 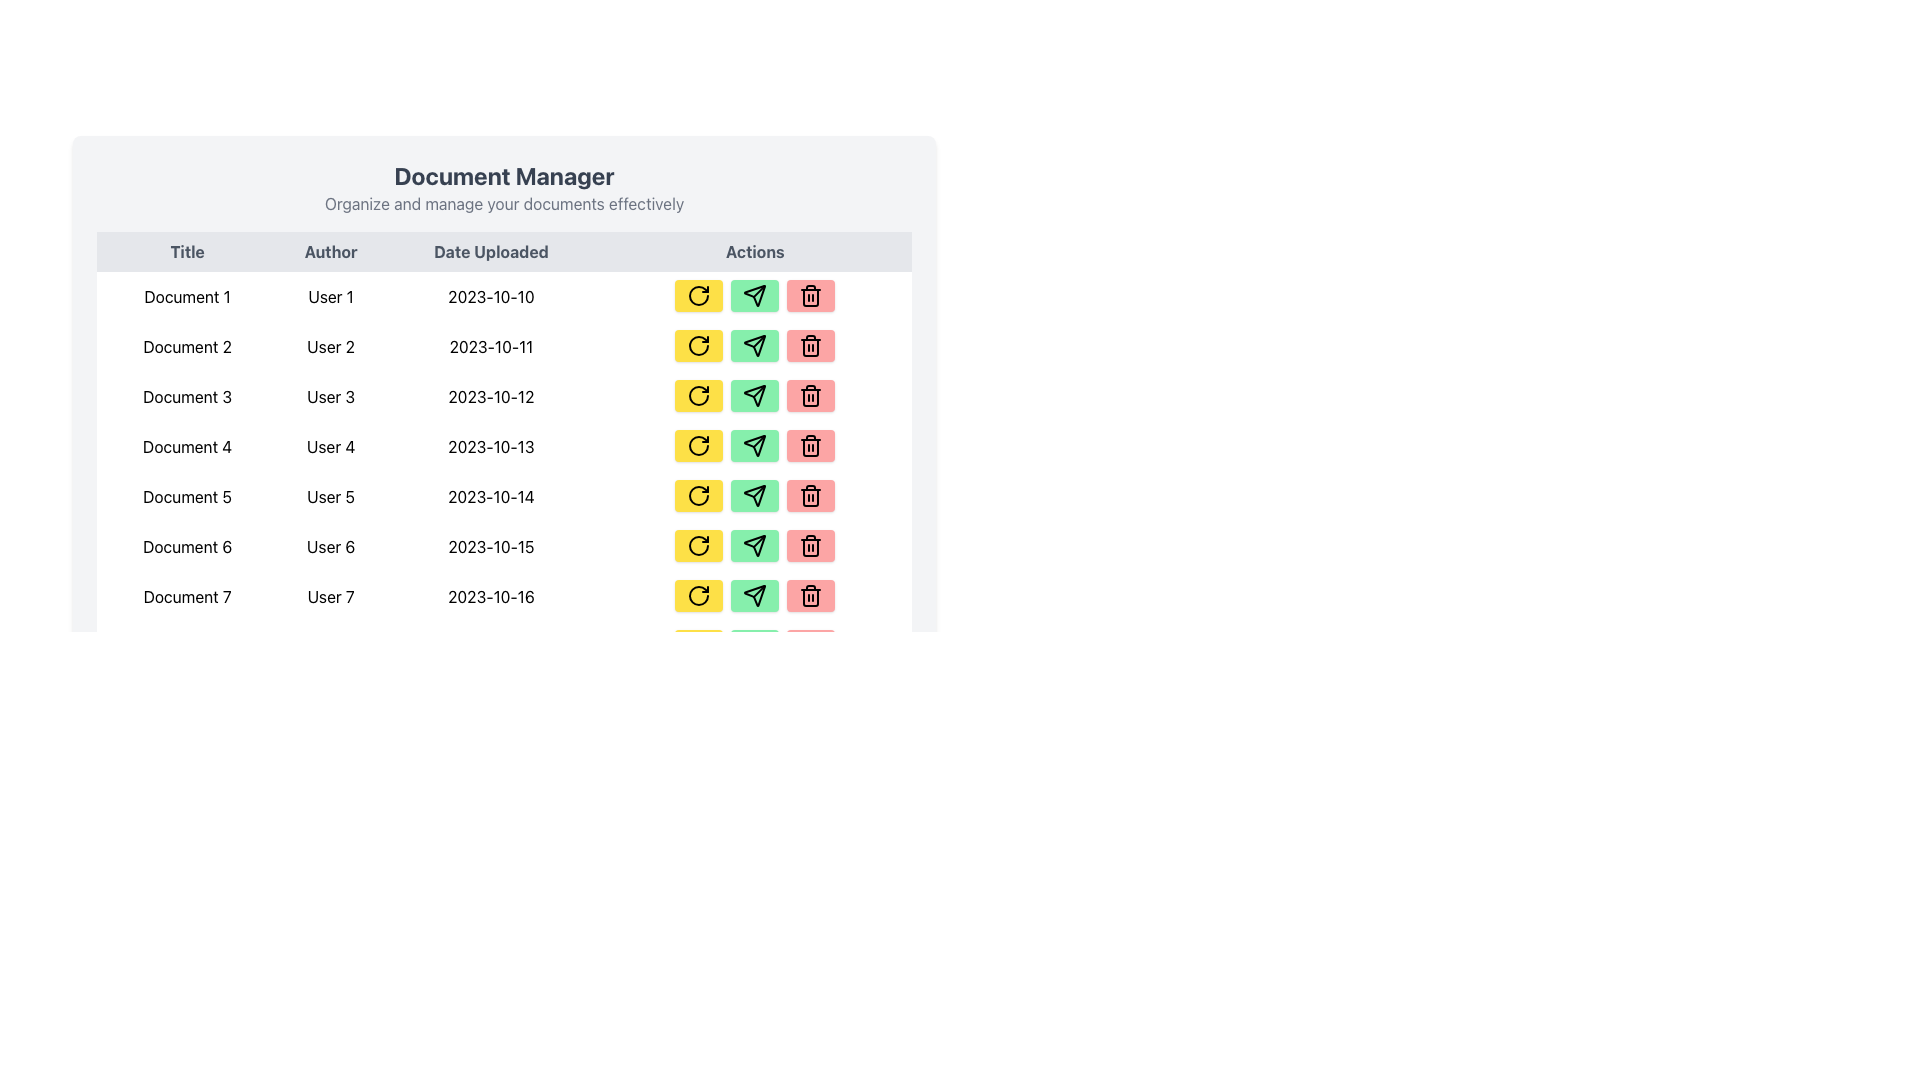 I want to click on the text display element showing 'User 2' under the 'Author' column, so click(x=331, y=346).